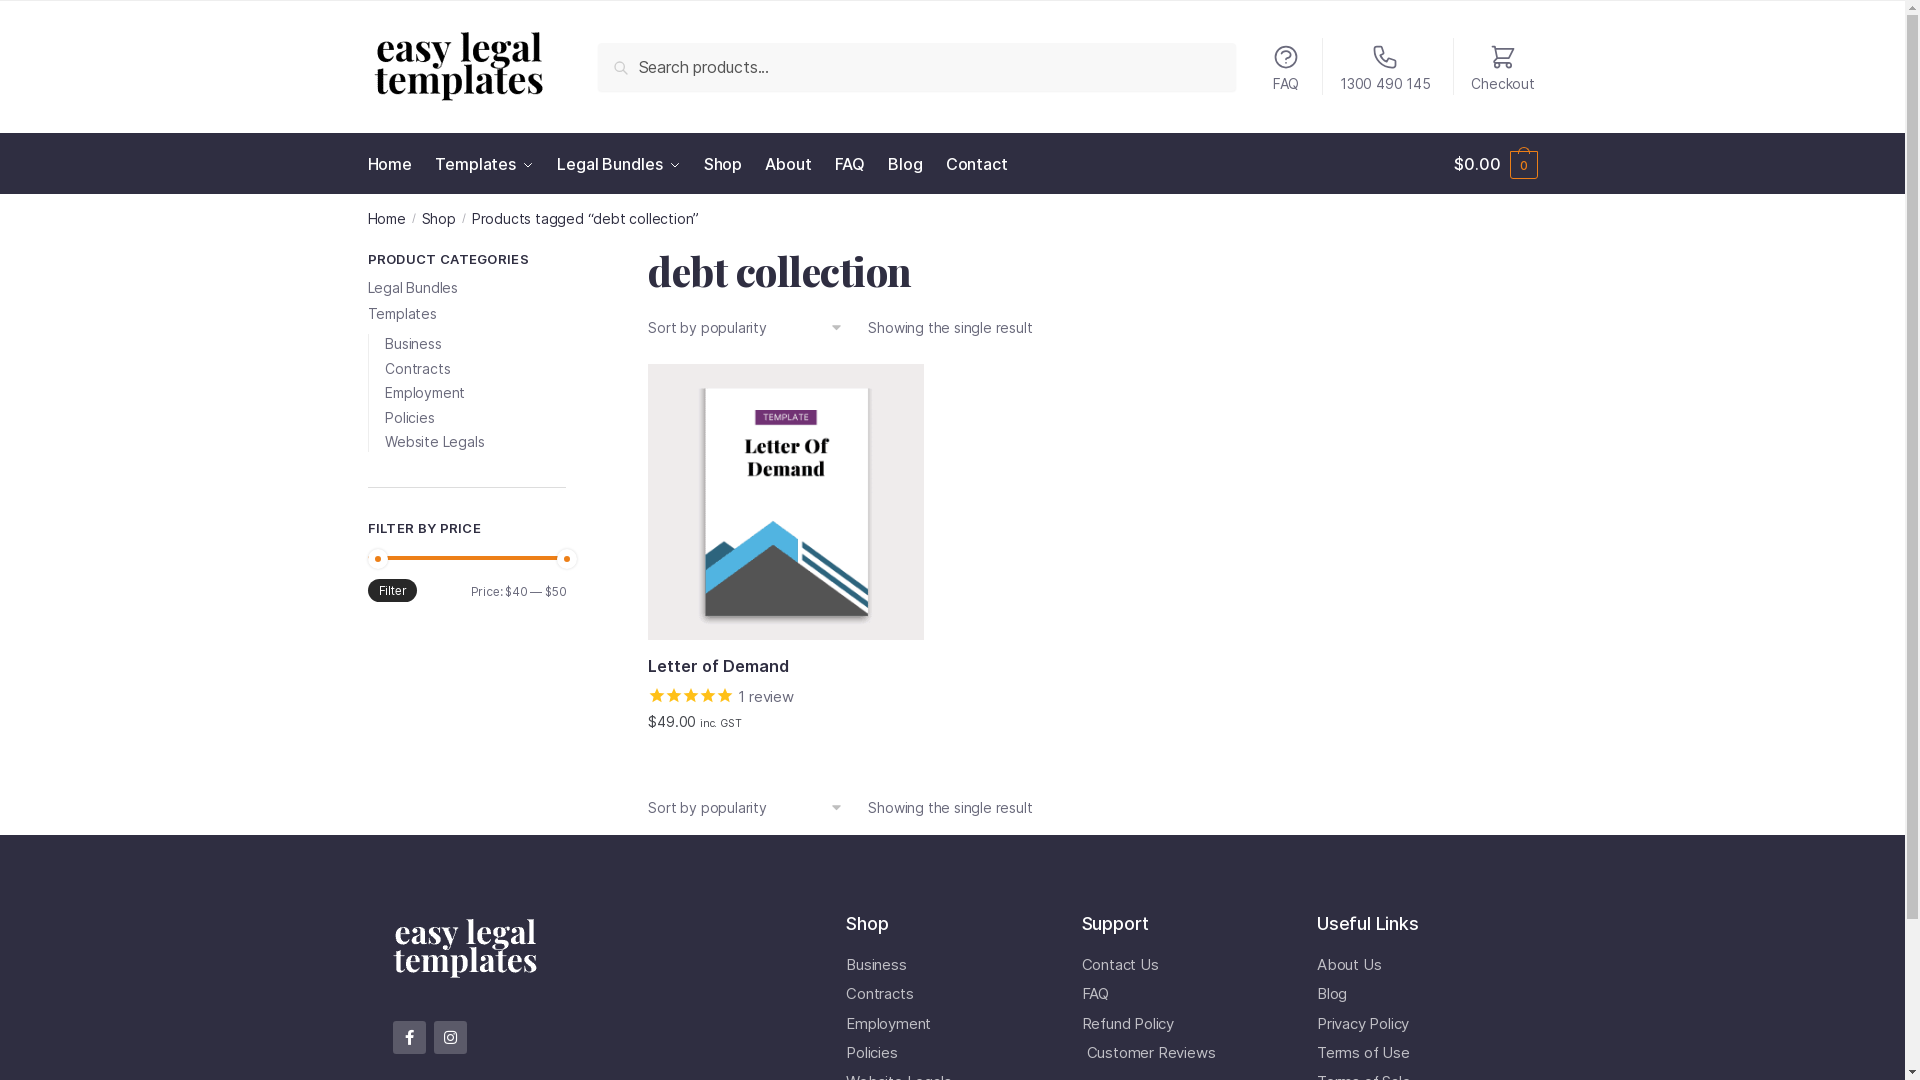 The image size is (1920, 1080). Describe the element at coordinates (394, 163) in the screenshot. I see `'Home'` at that location.